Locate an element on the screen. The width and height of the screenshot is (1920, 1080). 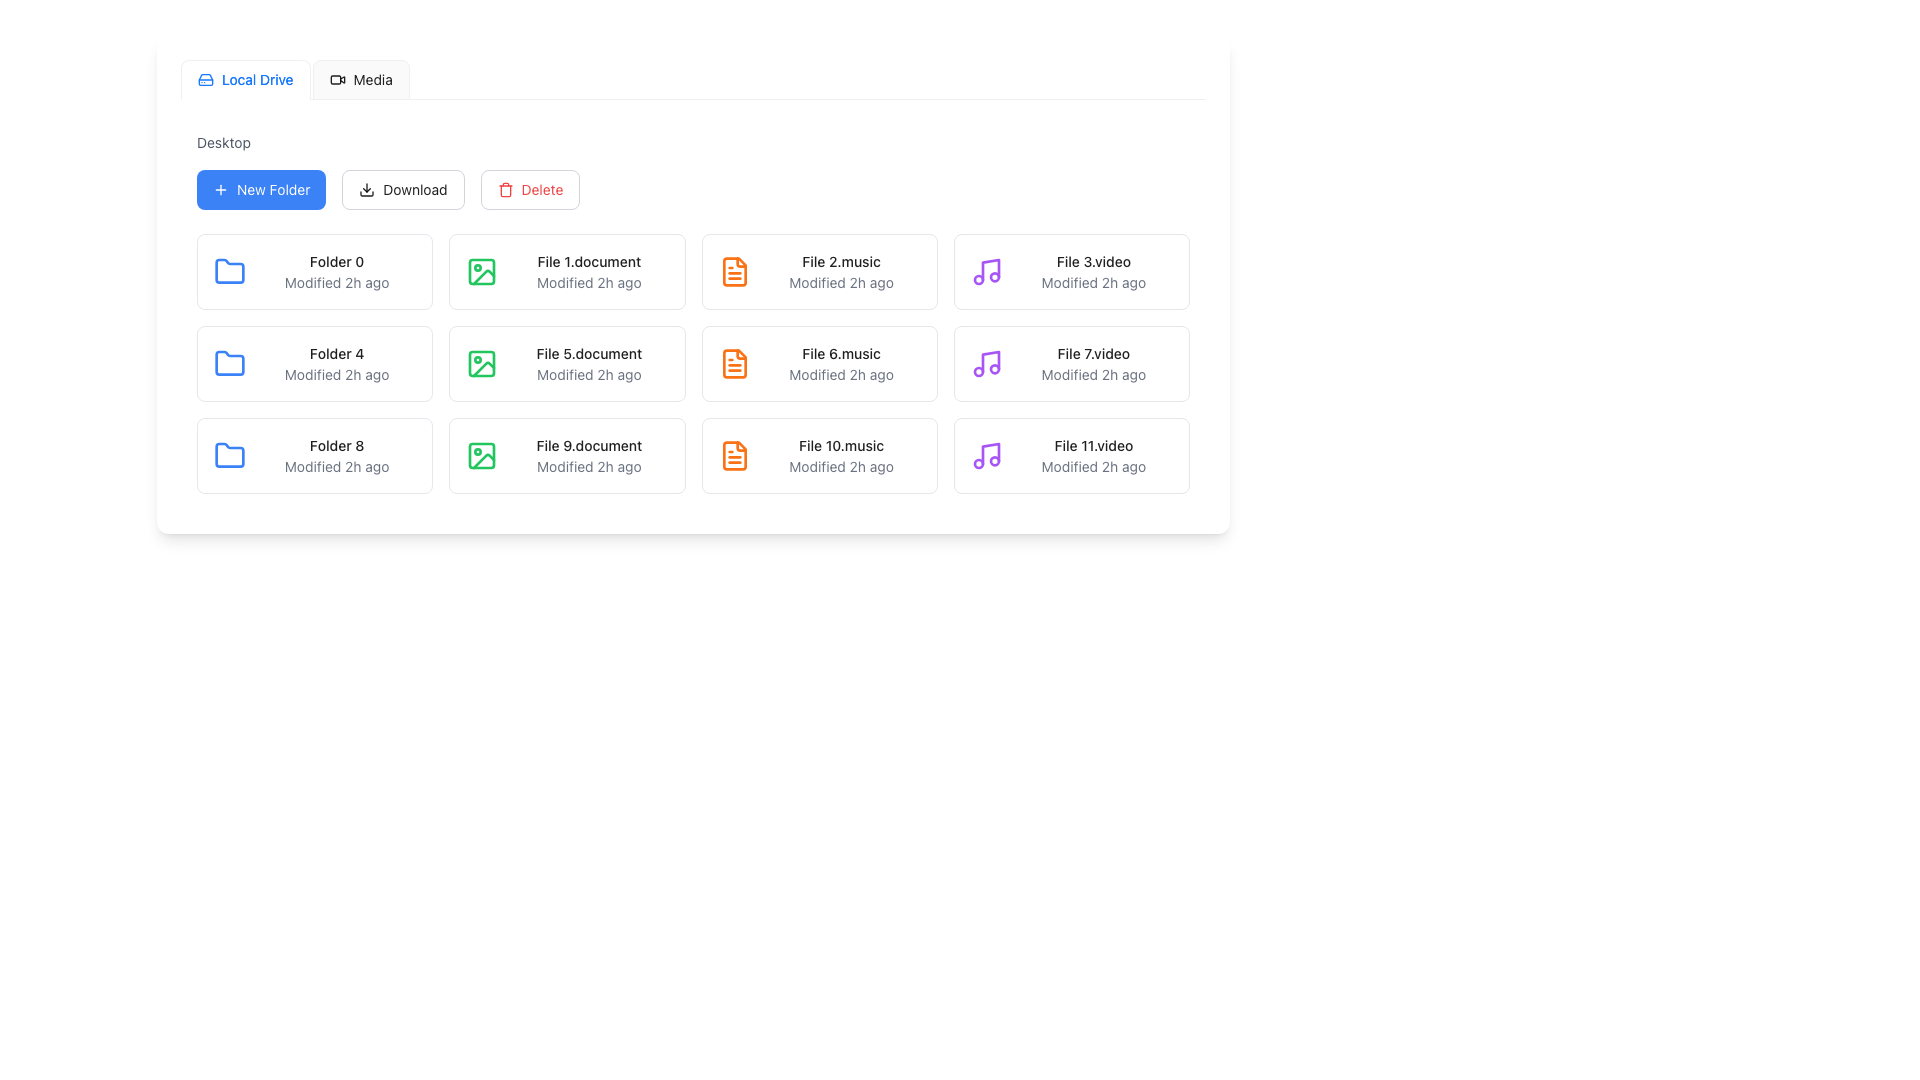
the video file entry titled 'File 3.video' is located at coordinates (1092, 272).